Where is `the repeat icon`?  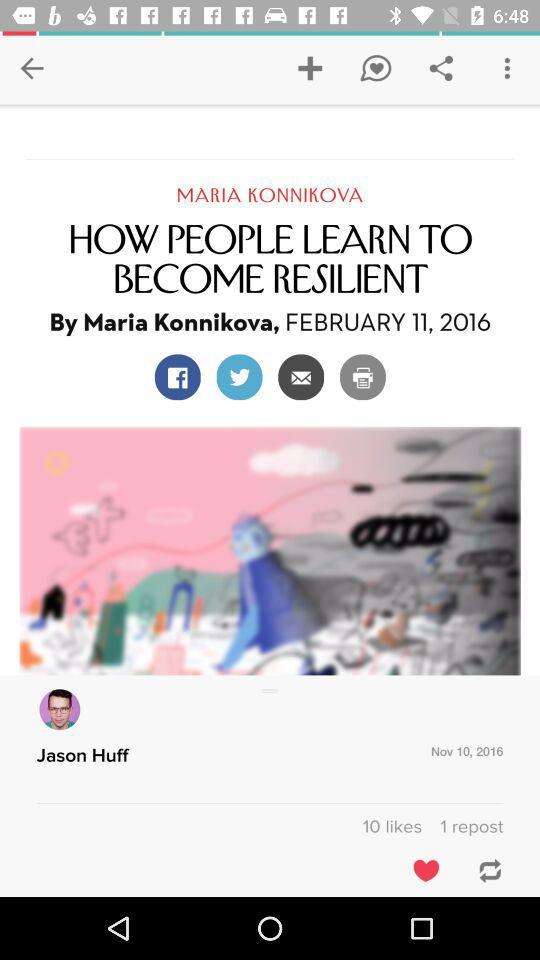
the repeat icon is located at coordinates (484, 869).